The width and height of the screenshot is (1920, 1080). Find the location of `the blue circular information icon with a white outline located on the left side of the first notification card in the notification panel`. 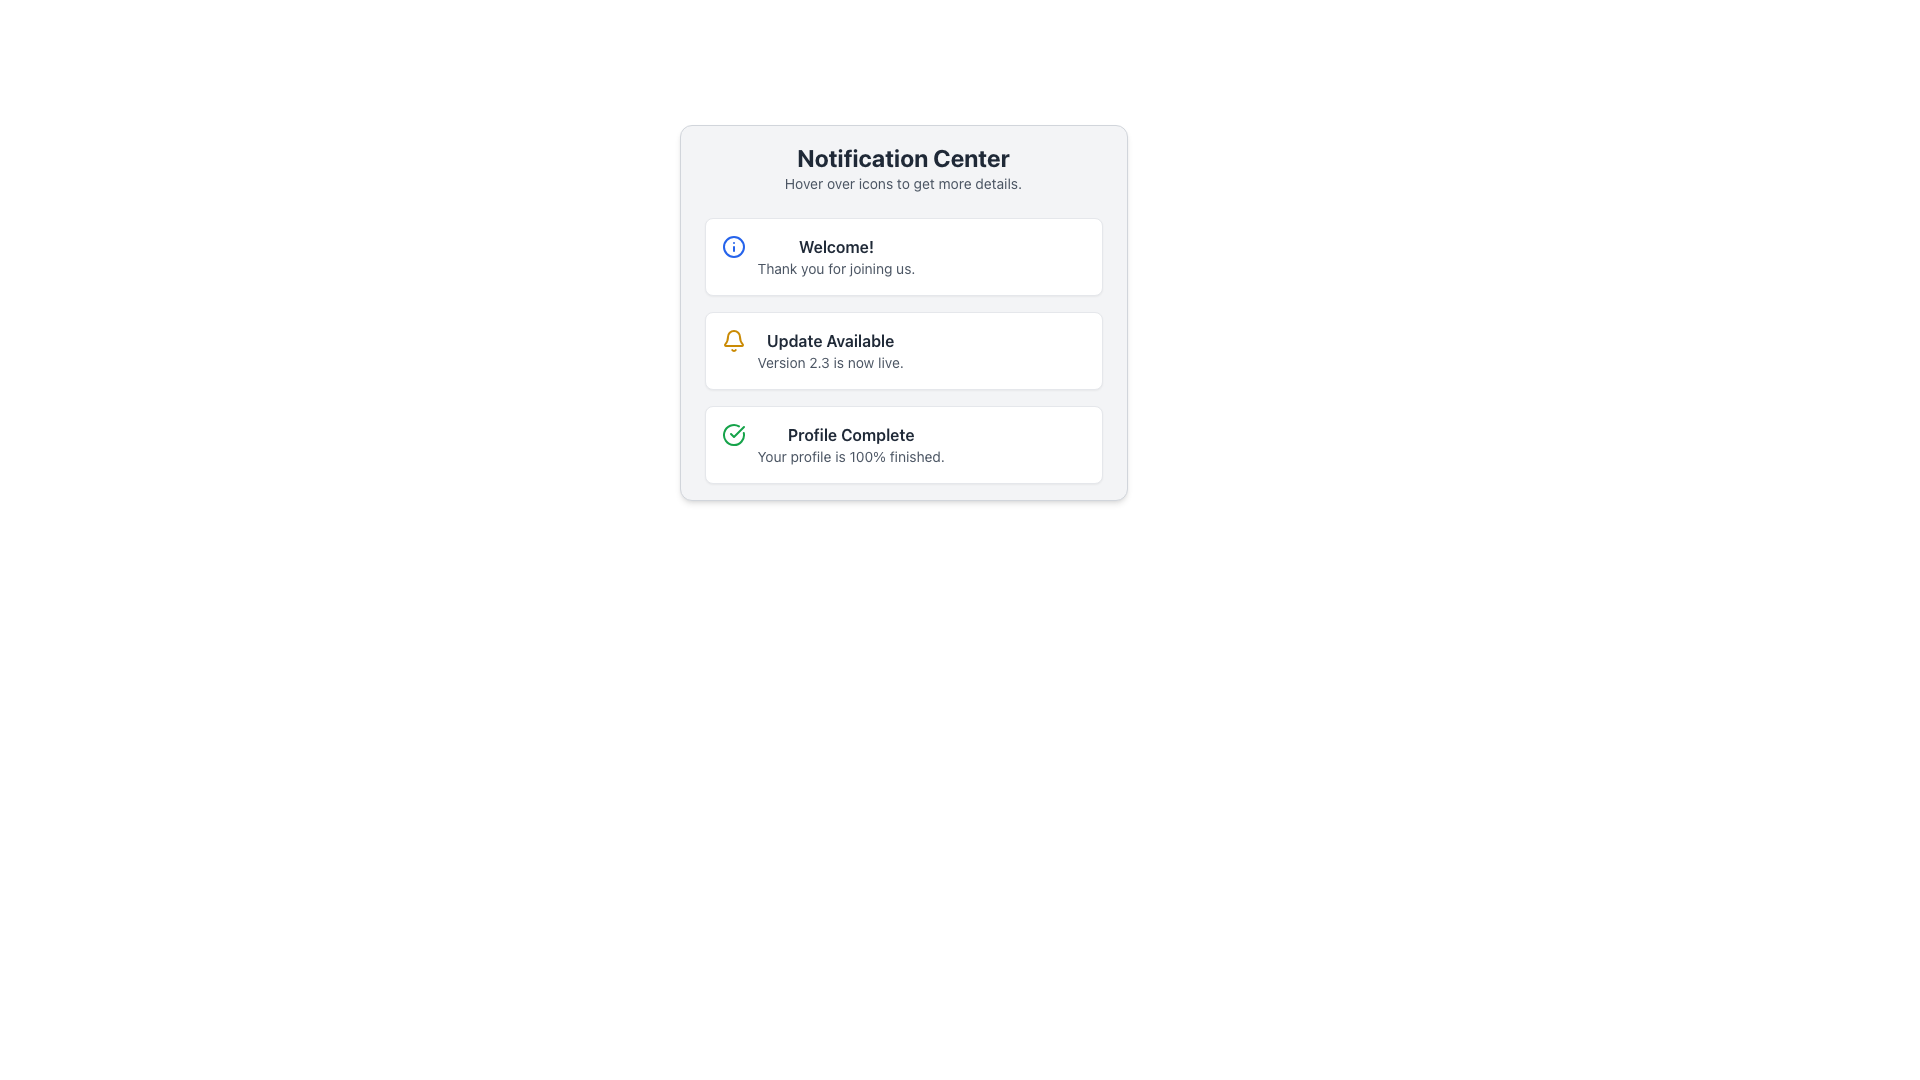

the blue circular information icon with a white outline located on the left side of the first notification card in the notification panel is located at coordinates (732, 245).